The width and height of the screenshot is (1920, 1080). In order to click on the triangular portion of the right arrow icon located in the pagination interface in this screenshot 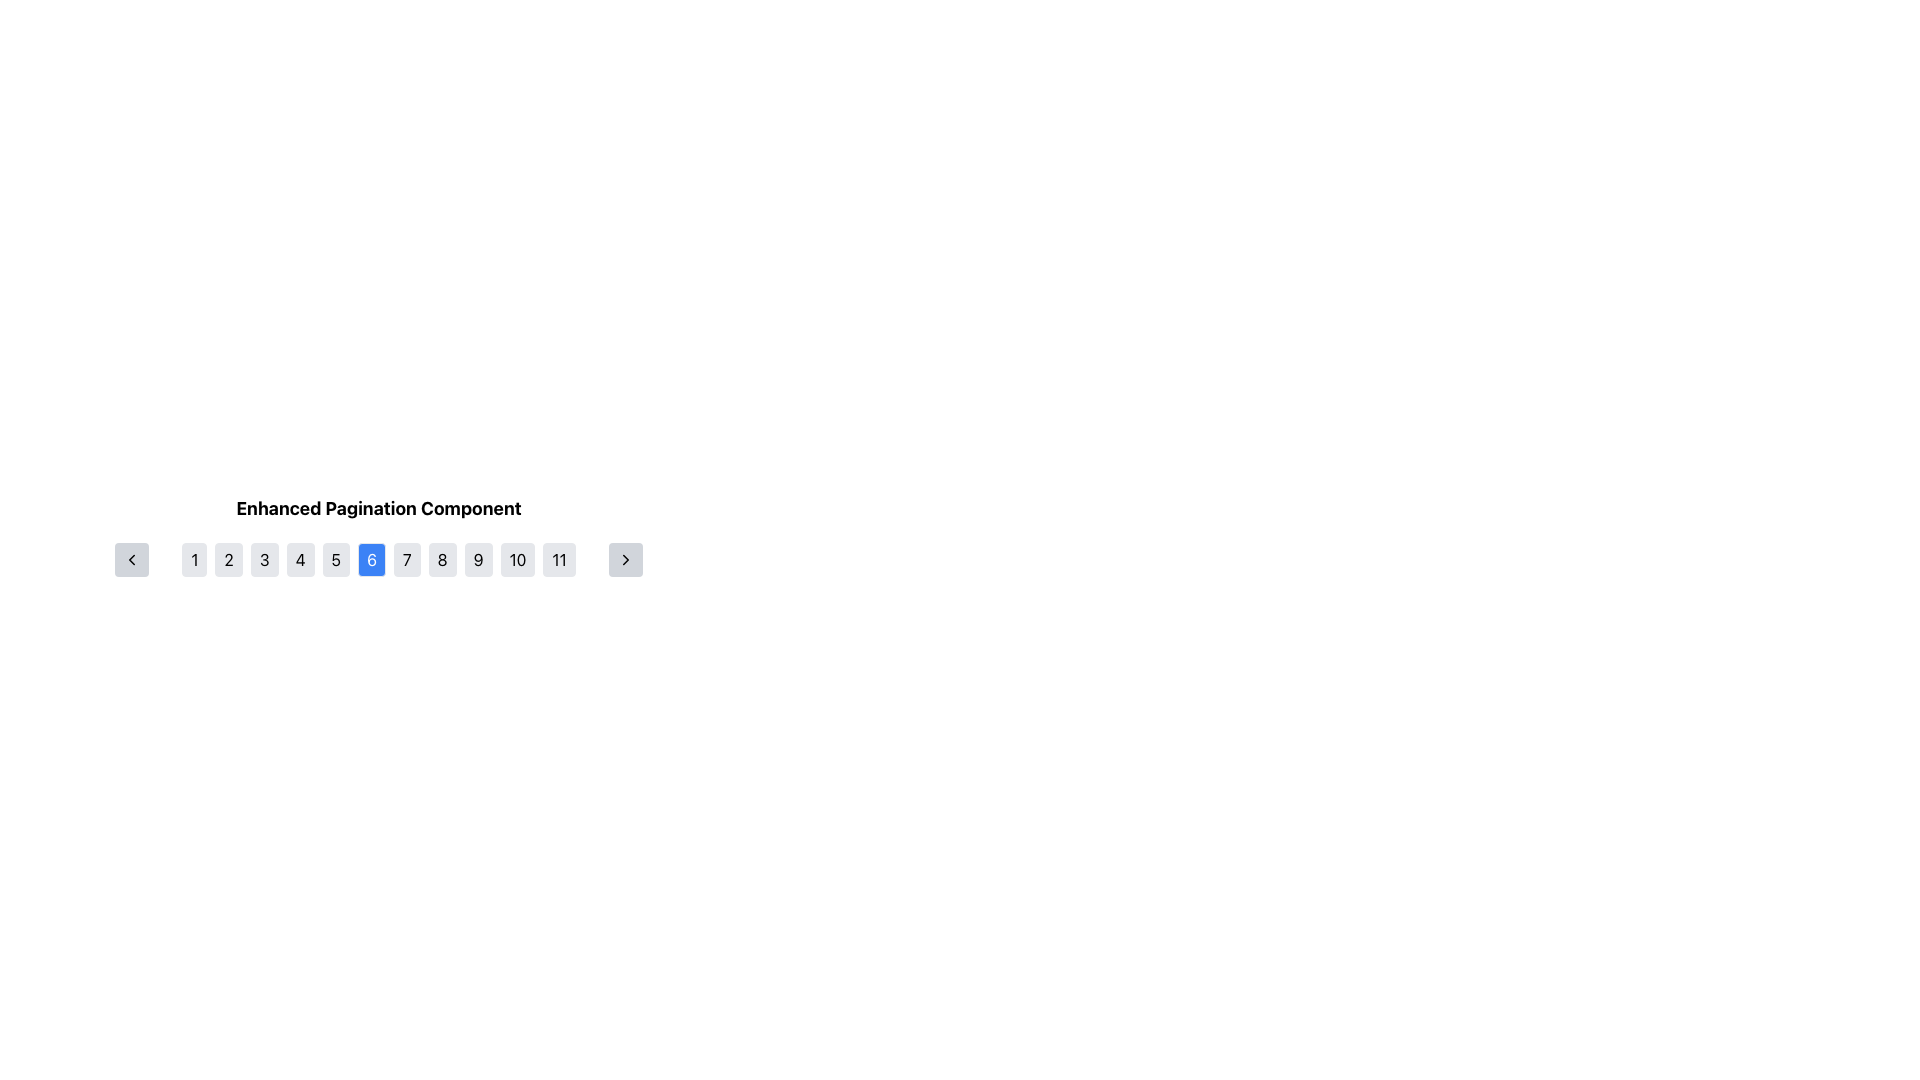, I will do `click(624, 559)`.